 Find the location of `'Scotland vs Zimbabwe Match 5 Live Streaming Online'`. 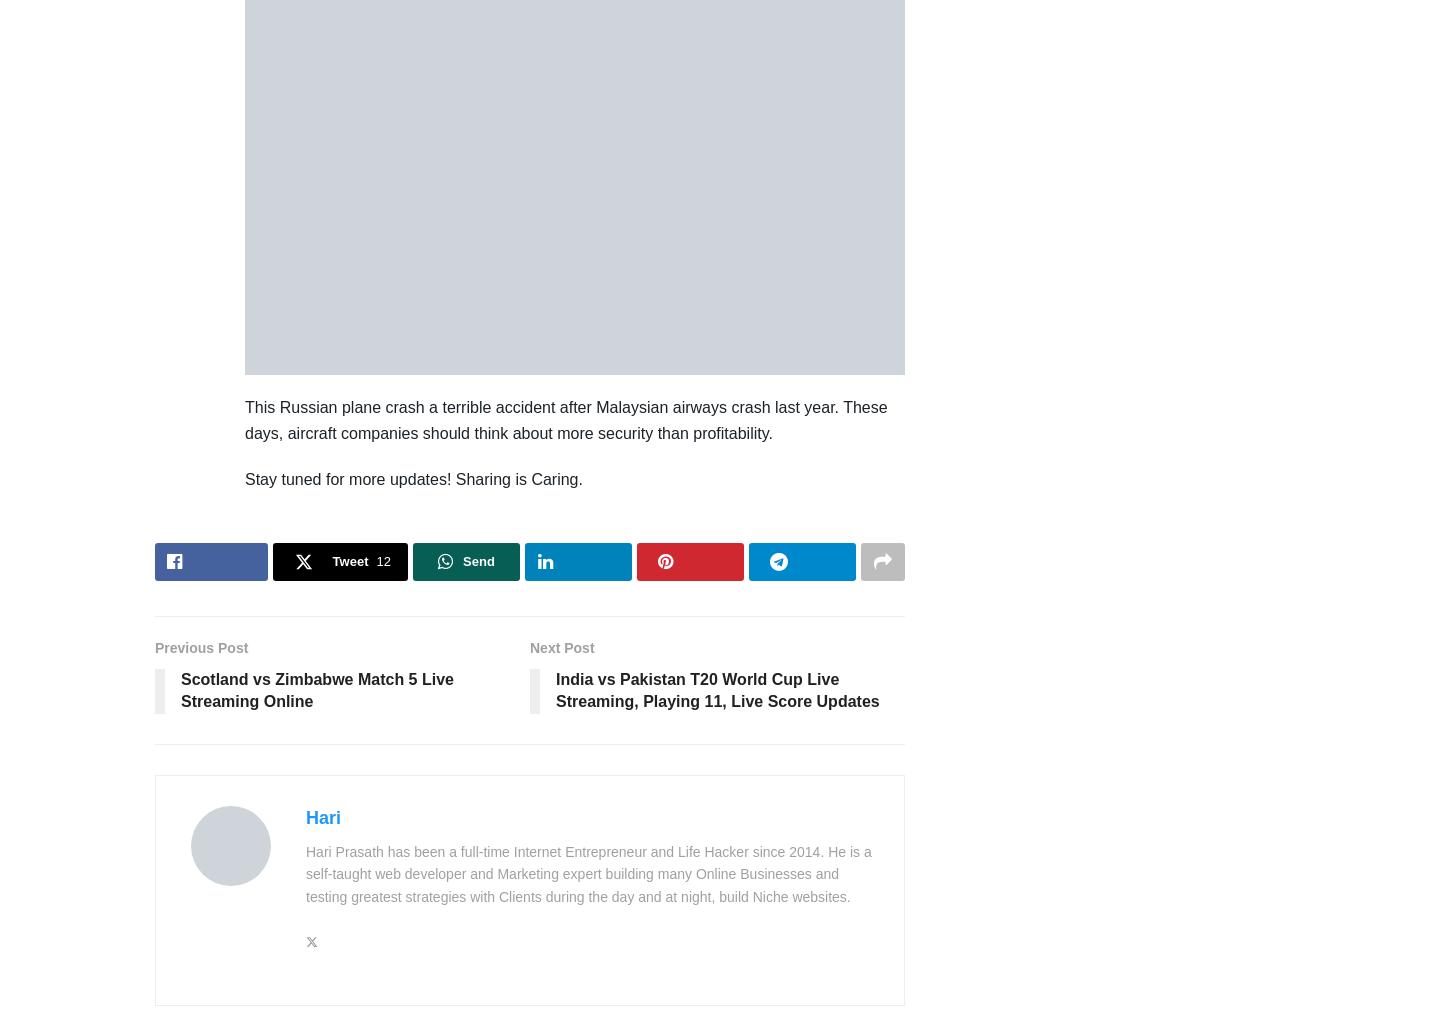

'Scotland vs Zimbabwe Match 5 Live Streaming Online' is located at coordinates (316, 690).